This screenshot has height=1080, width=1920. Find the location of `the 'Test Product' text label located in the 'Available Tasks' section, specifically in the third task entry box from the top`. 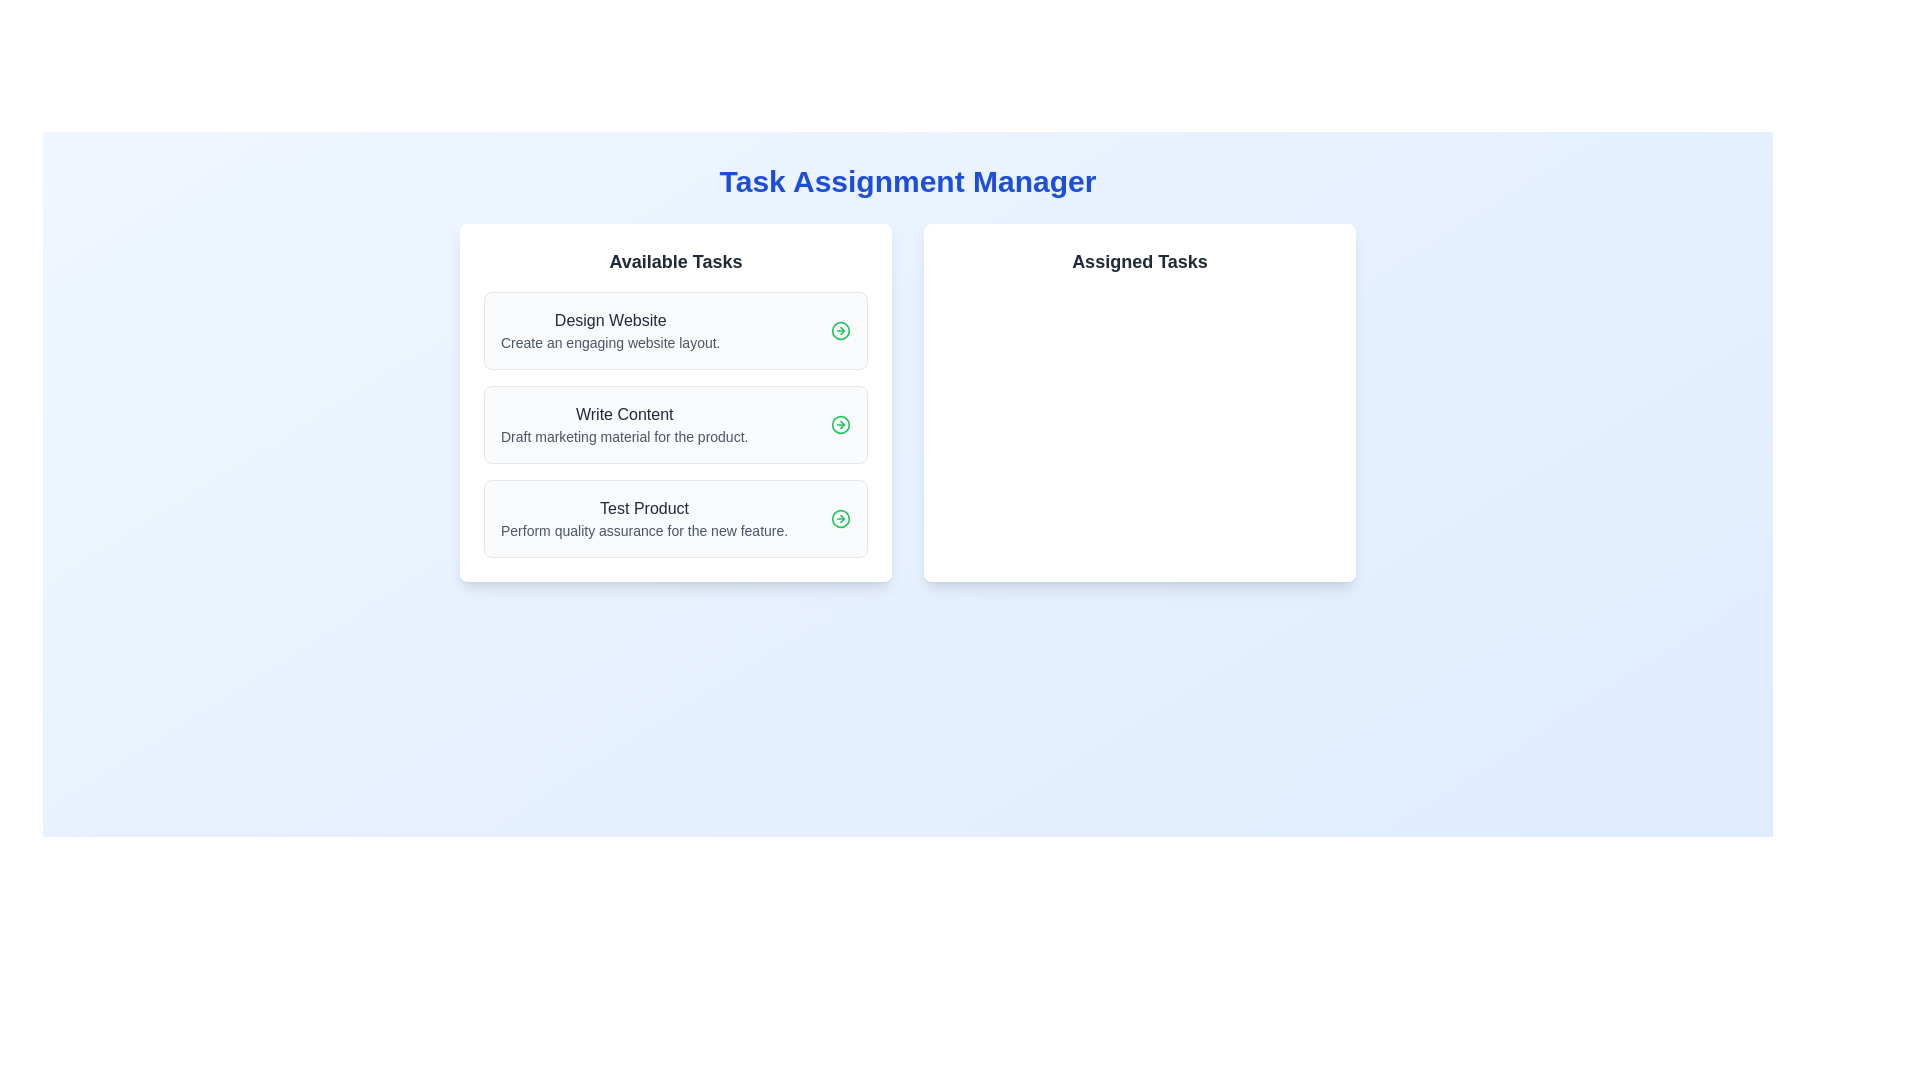

the 'Test Product' text label located in the 'Available Tasks' section, specifically in the third task entry box from the top is located at coordinates (644, 508).